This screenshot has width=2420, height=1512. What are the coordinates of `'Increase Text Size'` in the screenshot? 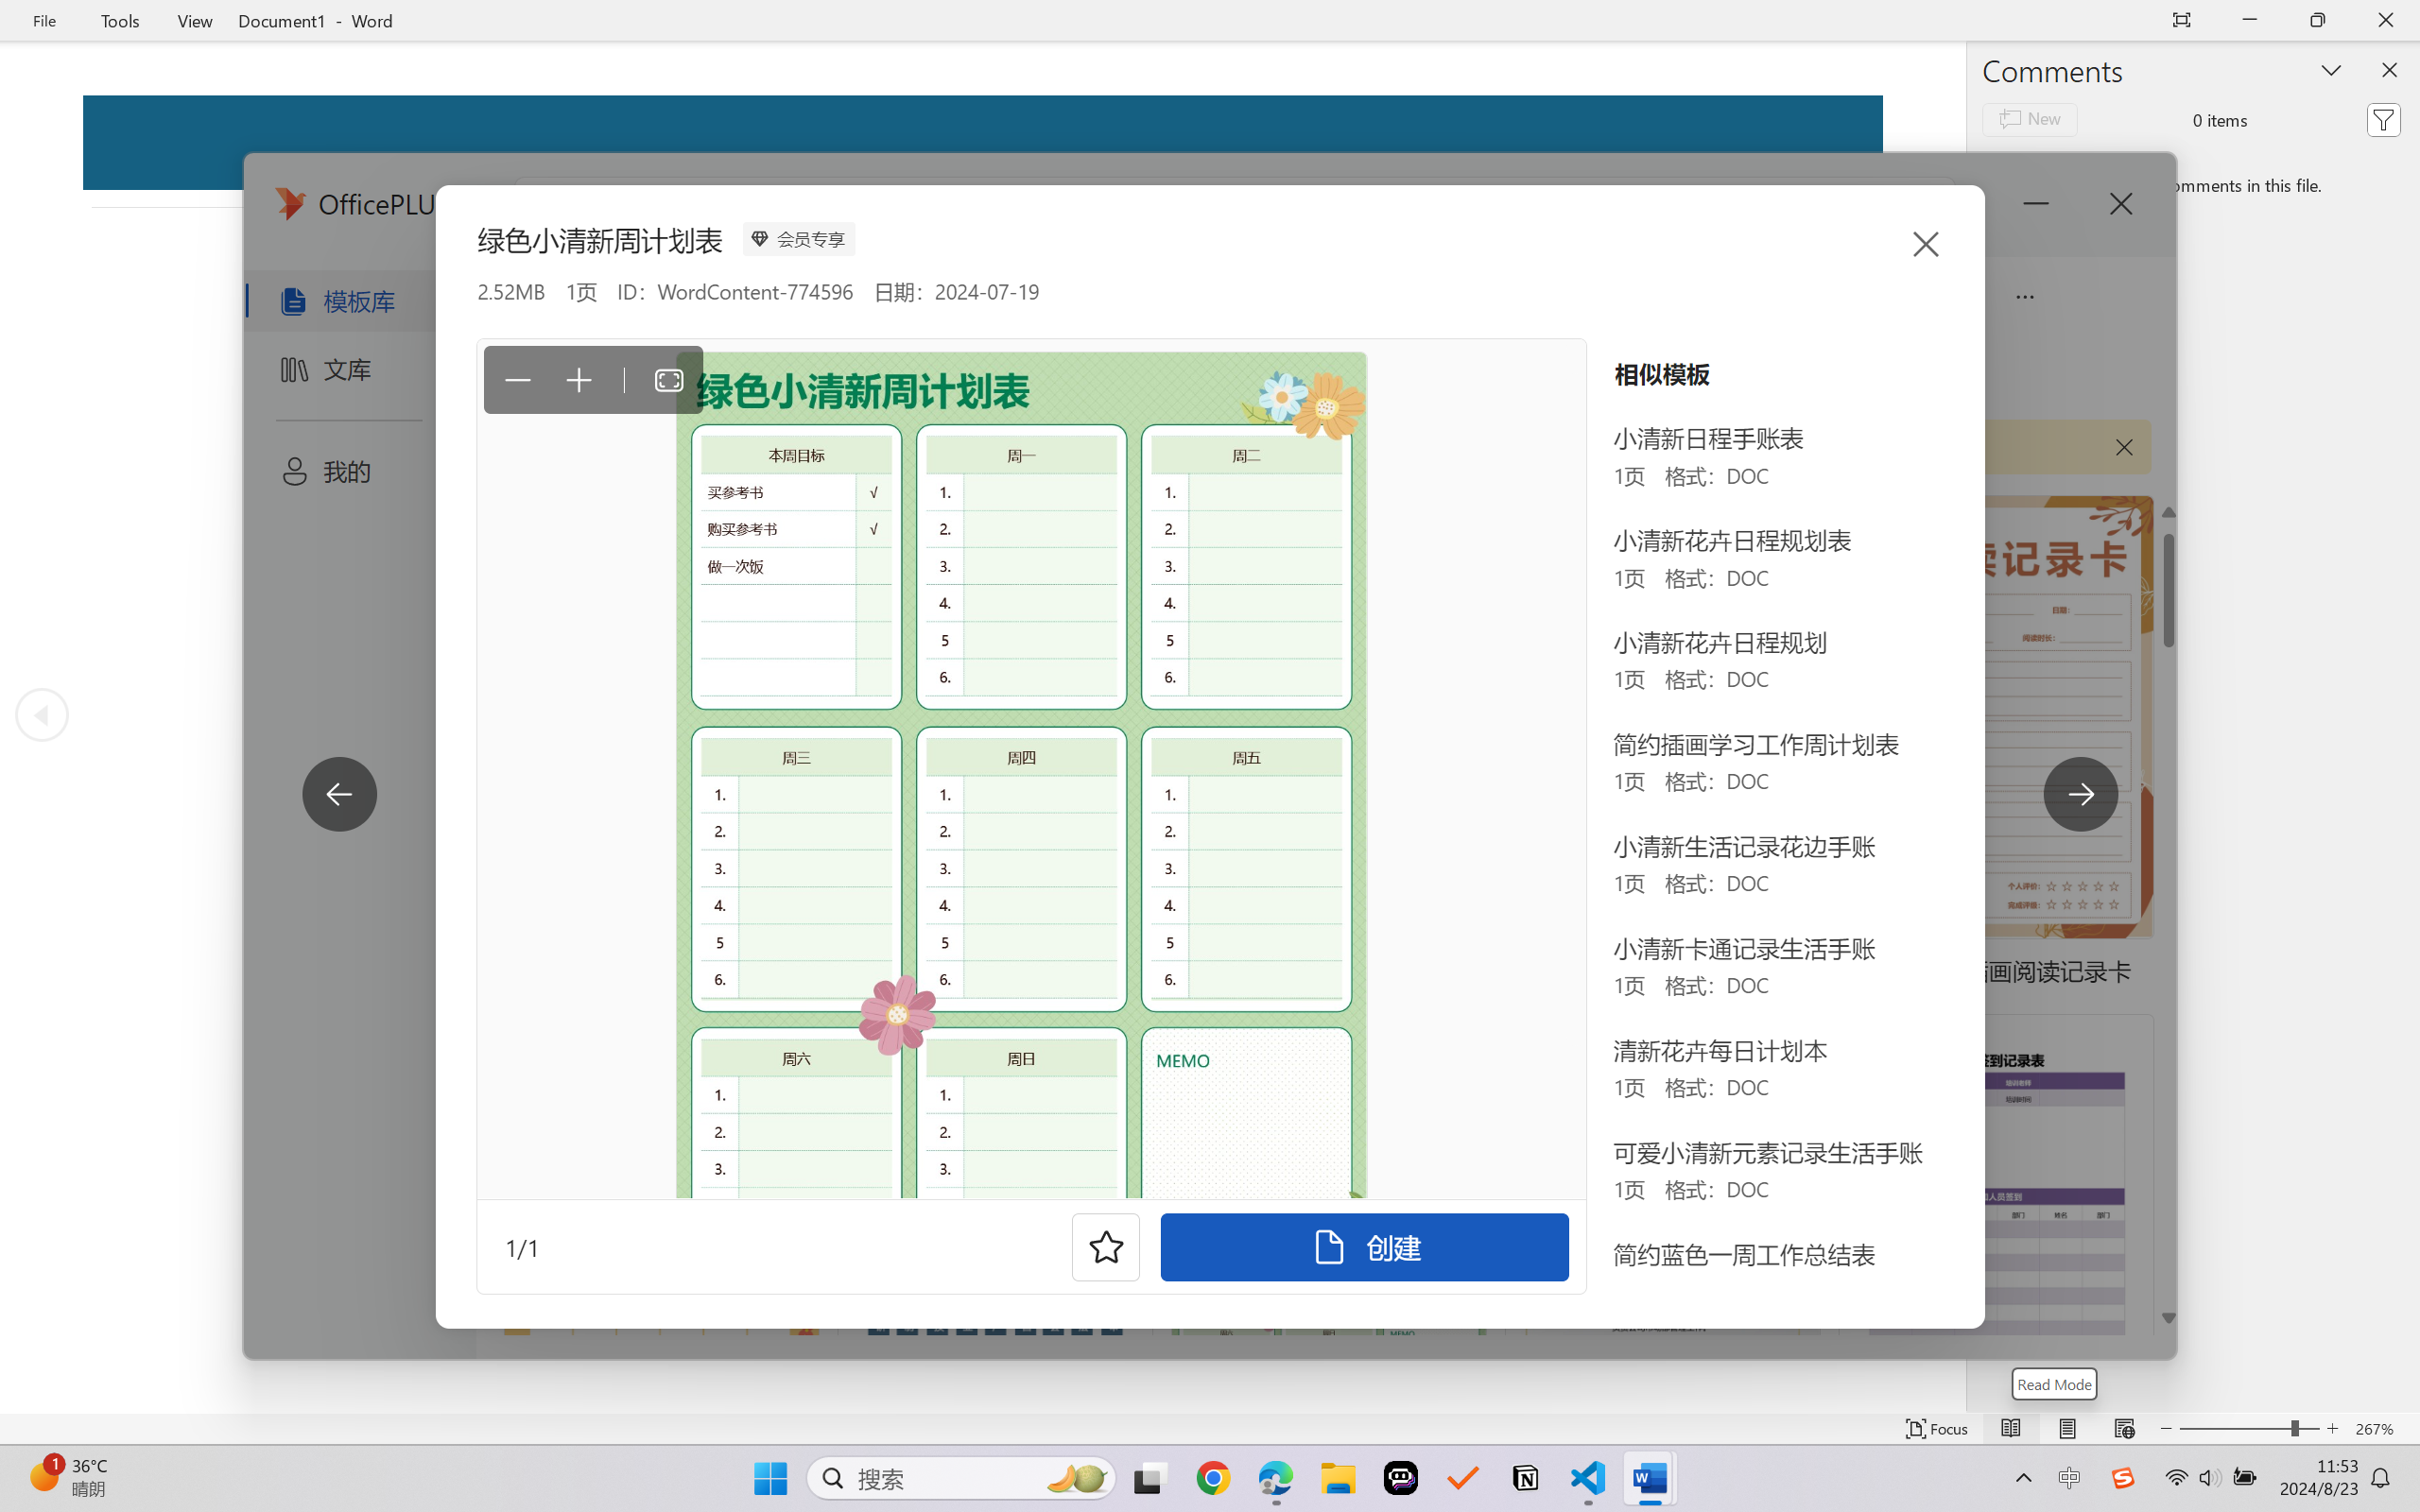 It's located at (2331, 1428).